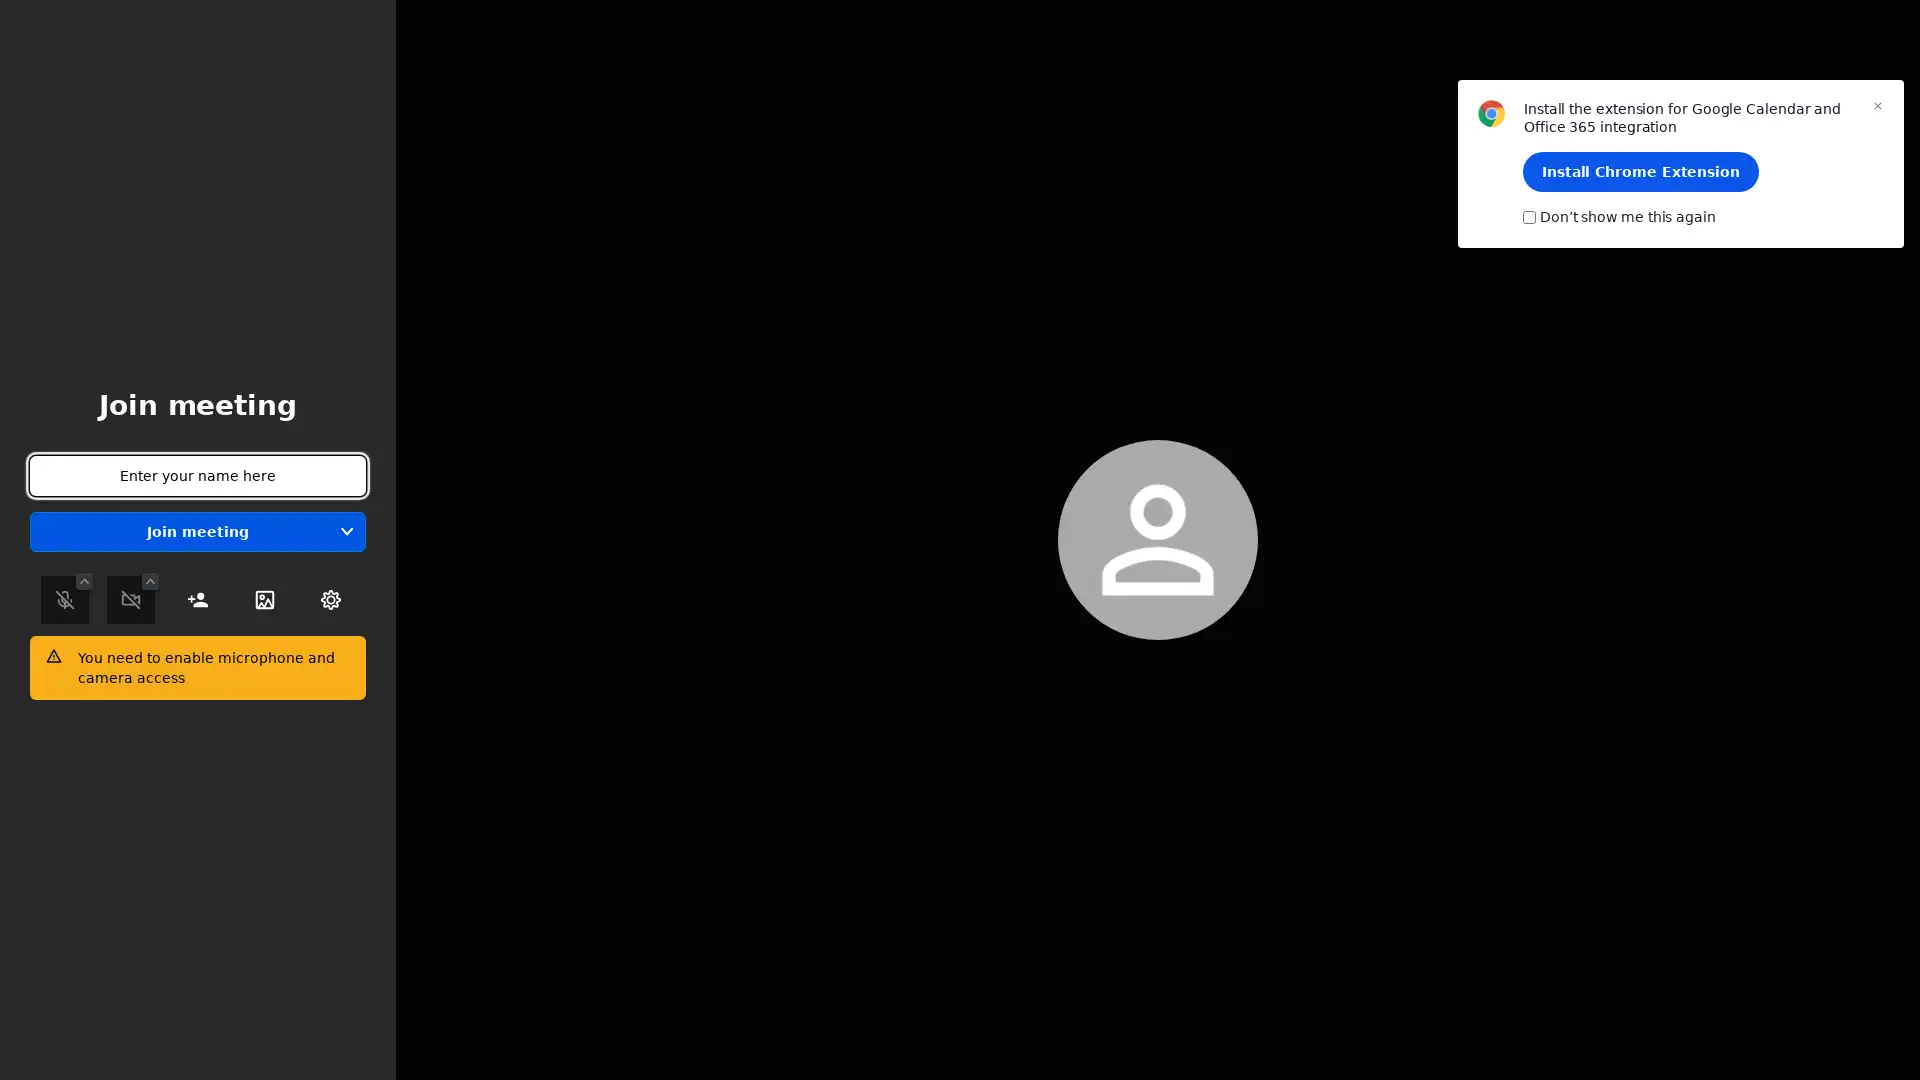 The height and width of the screenshot is (1080, 1920). Describe the element at coordinates (331, 599) in the screenshot. I see `Toggle settings` at that location.